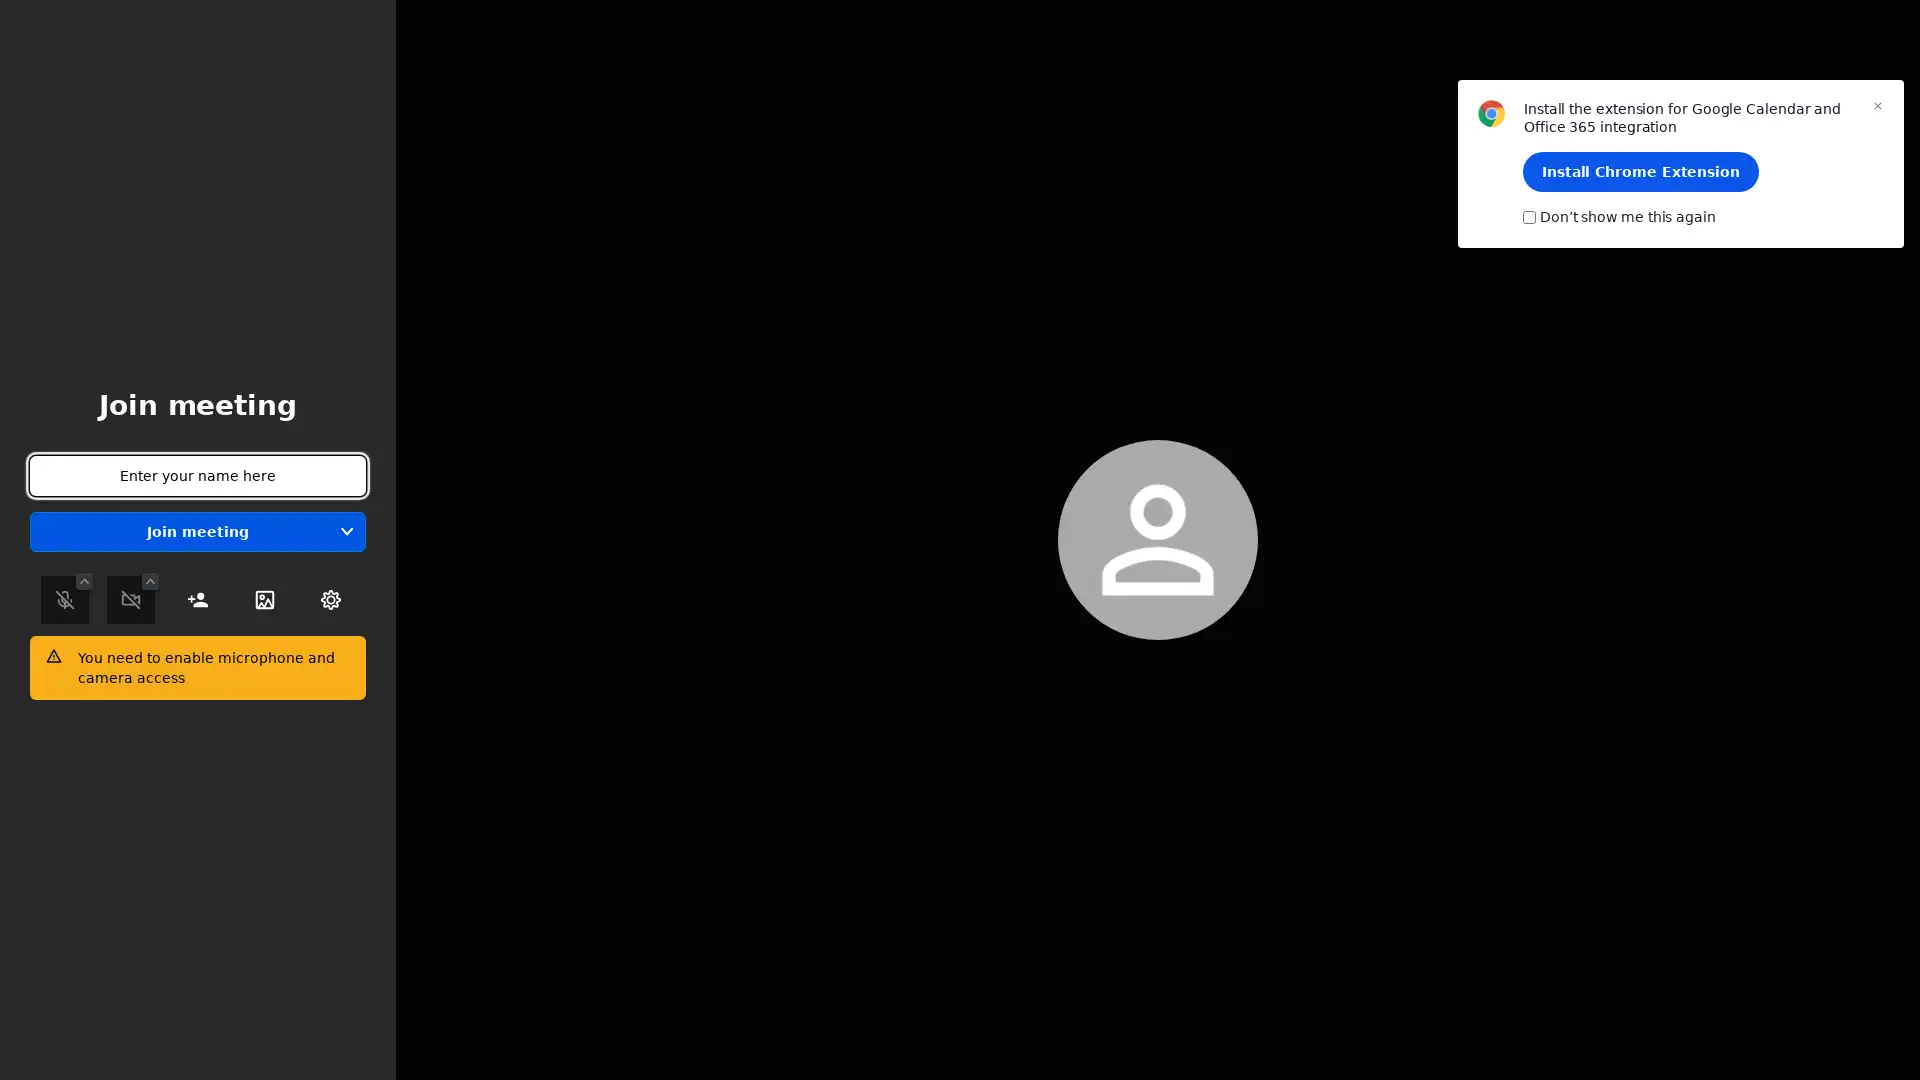 The height and width of the screenshot is (1080, 1920). Describe the element at coordinates (331, 599) in the screenshot. I see `Toggle settings` at that location.